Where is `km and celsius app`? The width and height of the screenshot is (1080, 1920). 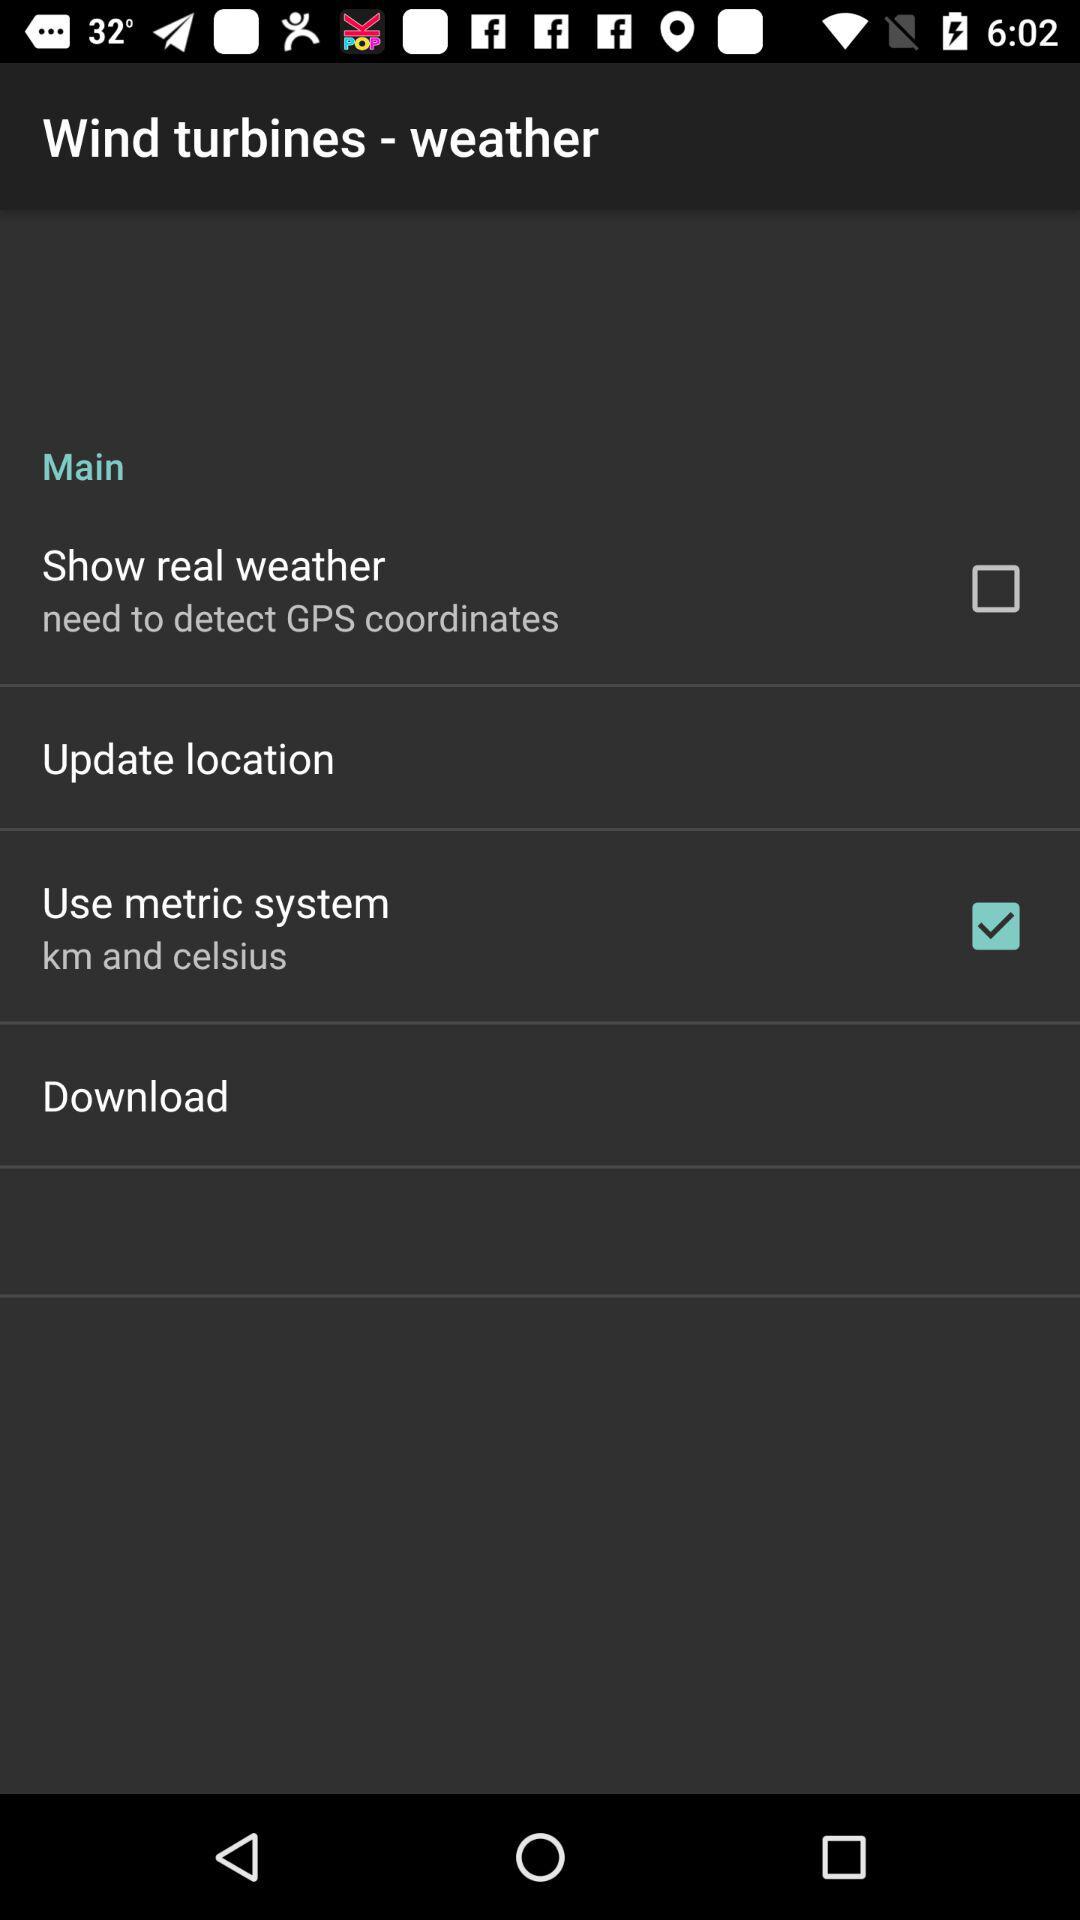
km and celsius app is located at coordinates (163, 953).